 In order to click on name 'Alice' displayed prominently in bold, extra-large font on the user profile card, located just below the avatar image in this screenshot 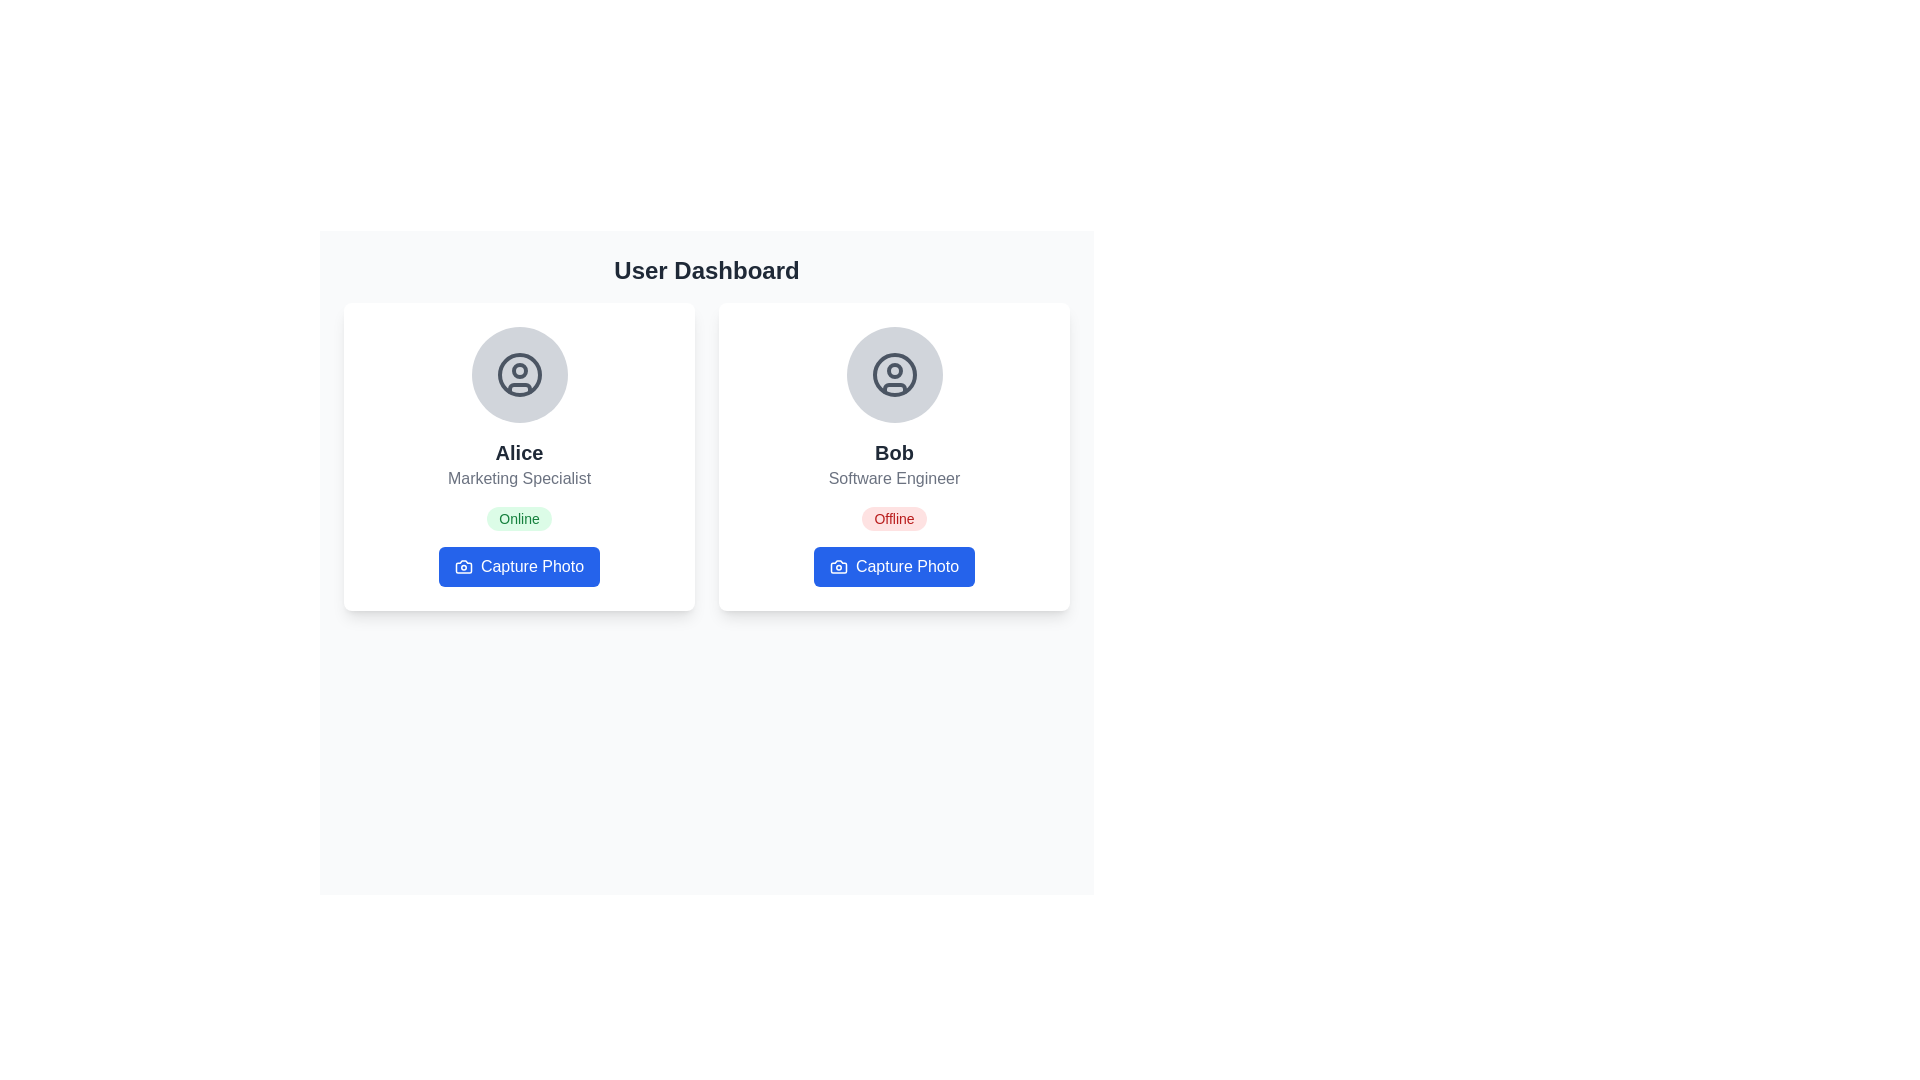, I will do `click(519, 452)`.